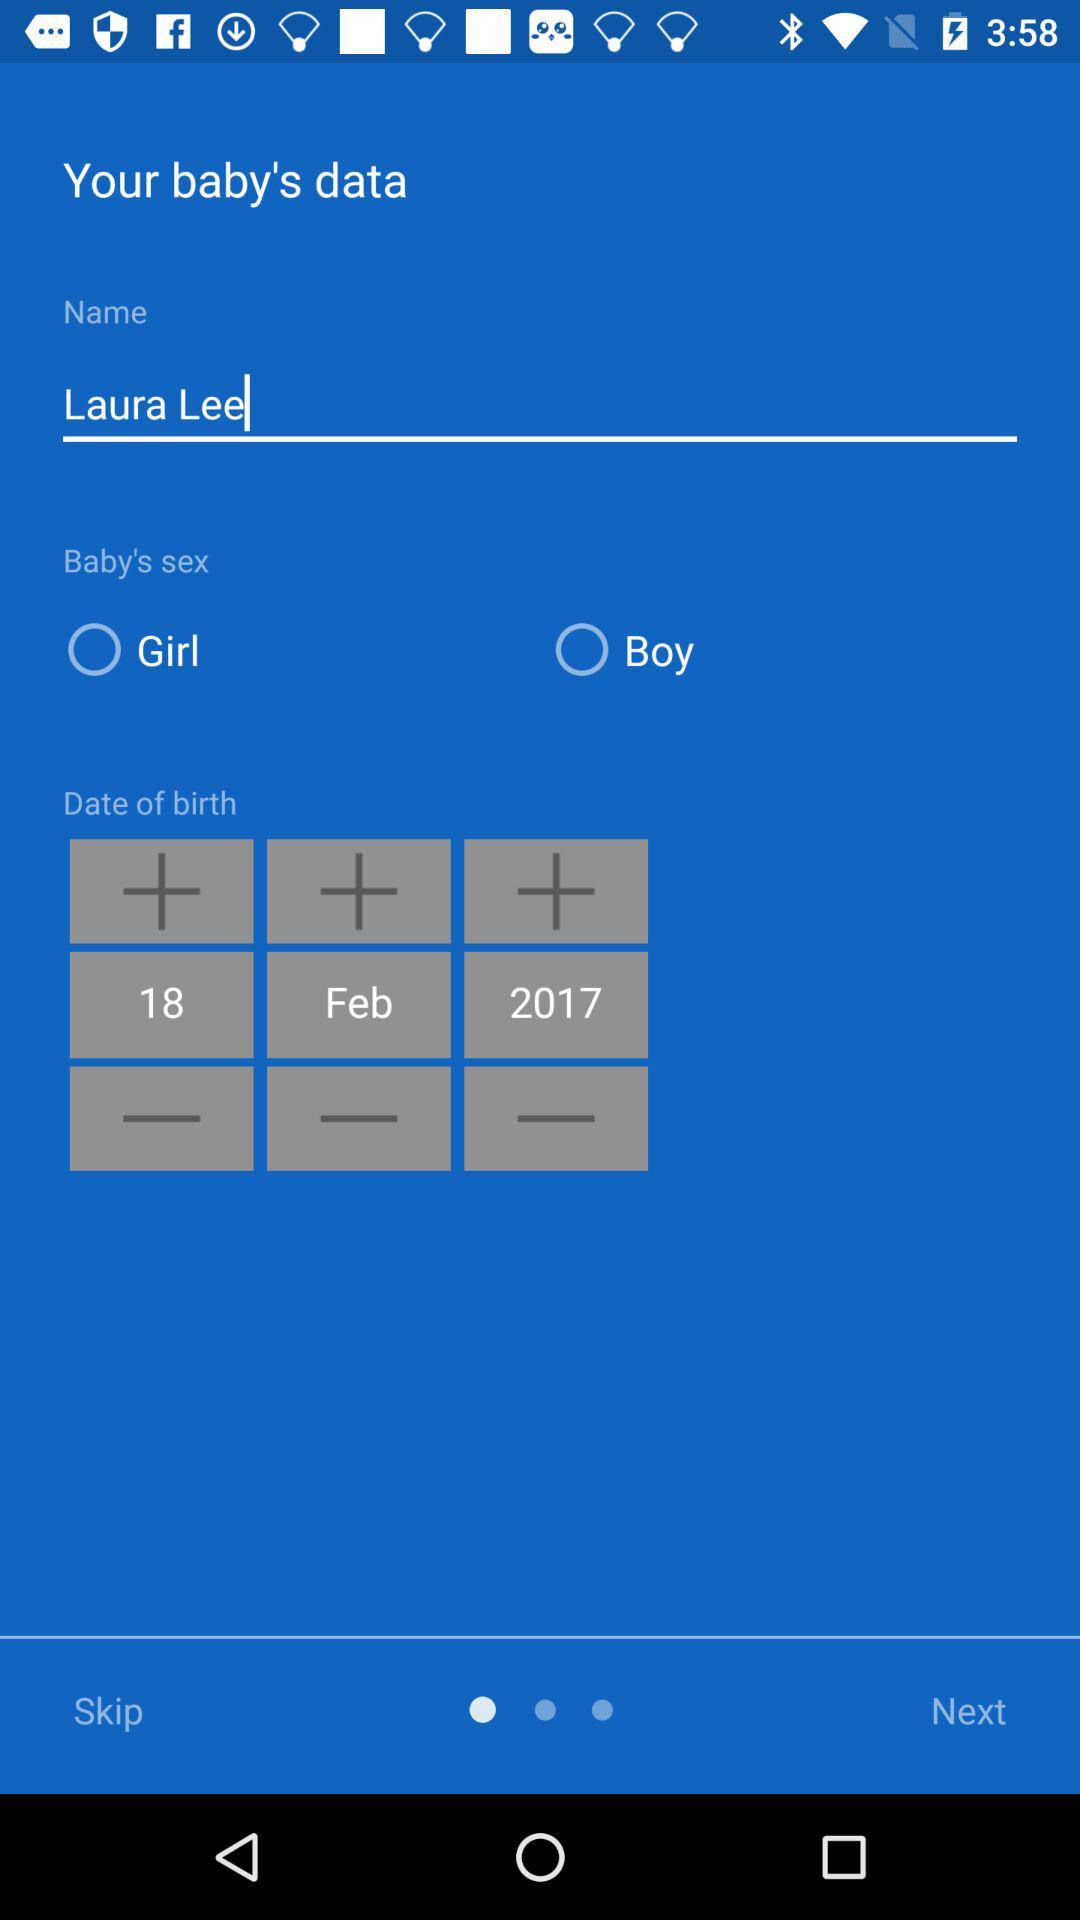  Describe the element at coordinates (943, 1708) in the screenshot. I see `the next item` at that location.